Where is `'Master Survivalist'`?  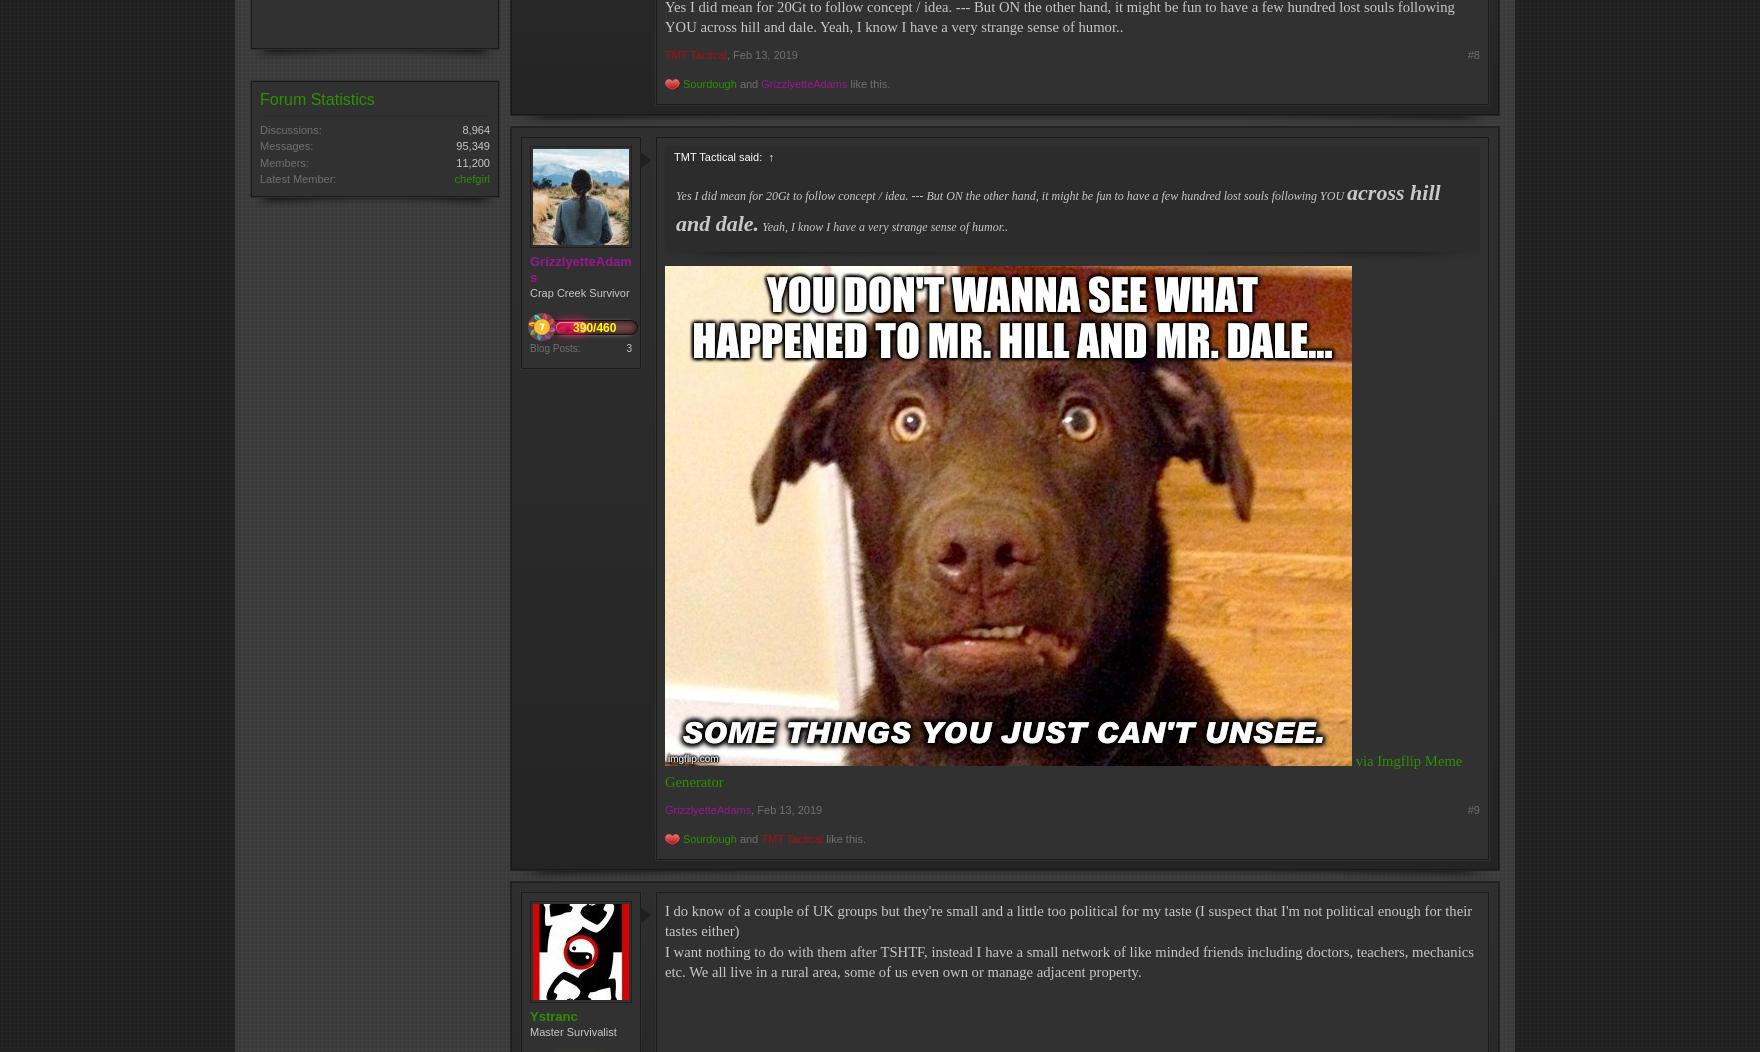 'Master Survivalist' is located at coordinates (573, 1029).